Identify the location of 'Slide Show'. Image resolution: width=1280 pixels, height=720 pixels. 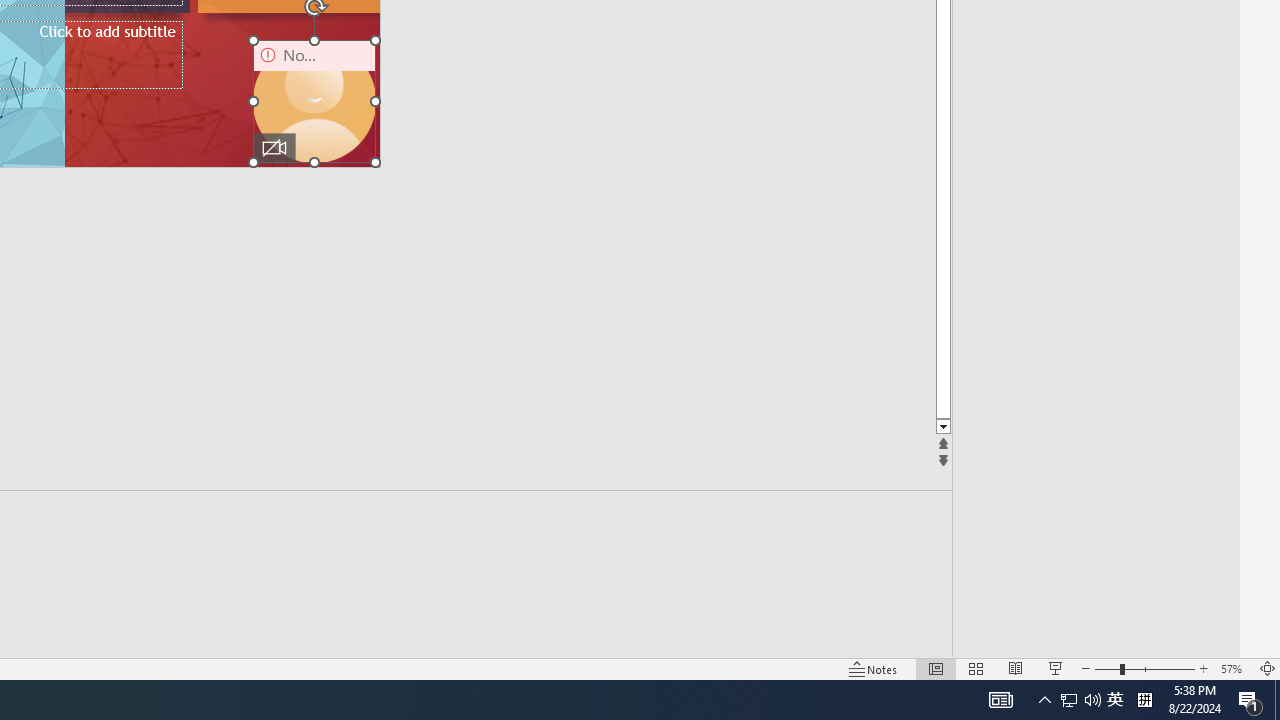
(1055, 669).